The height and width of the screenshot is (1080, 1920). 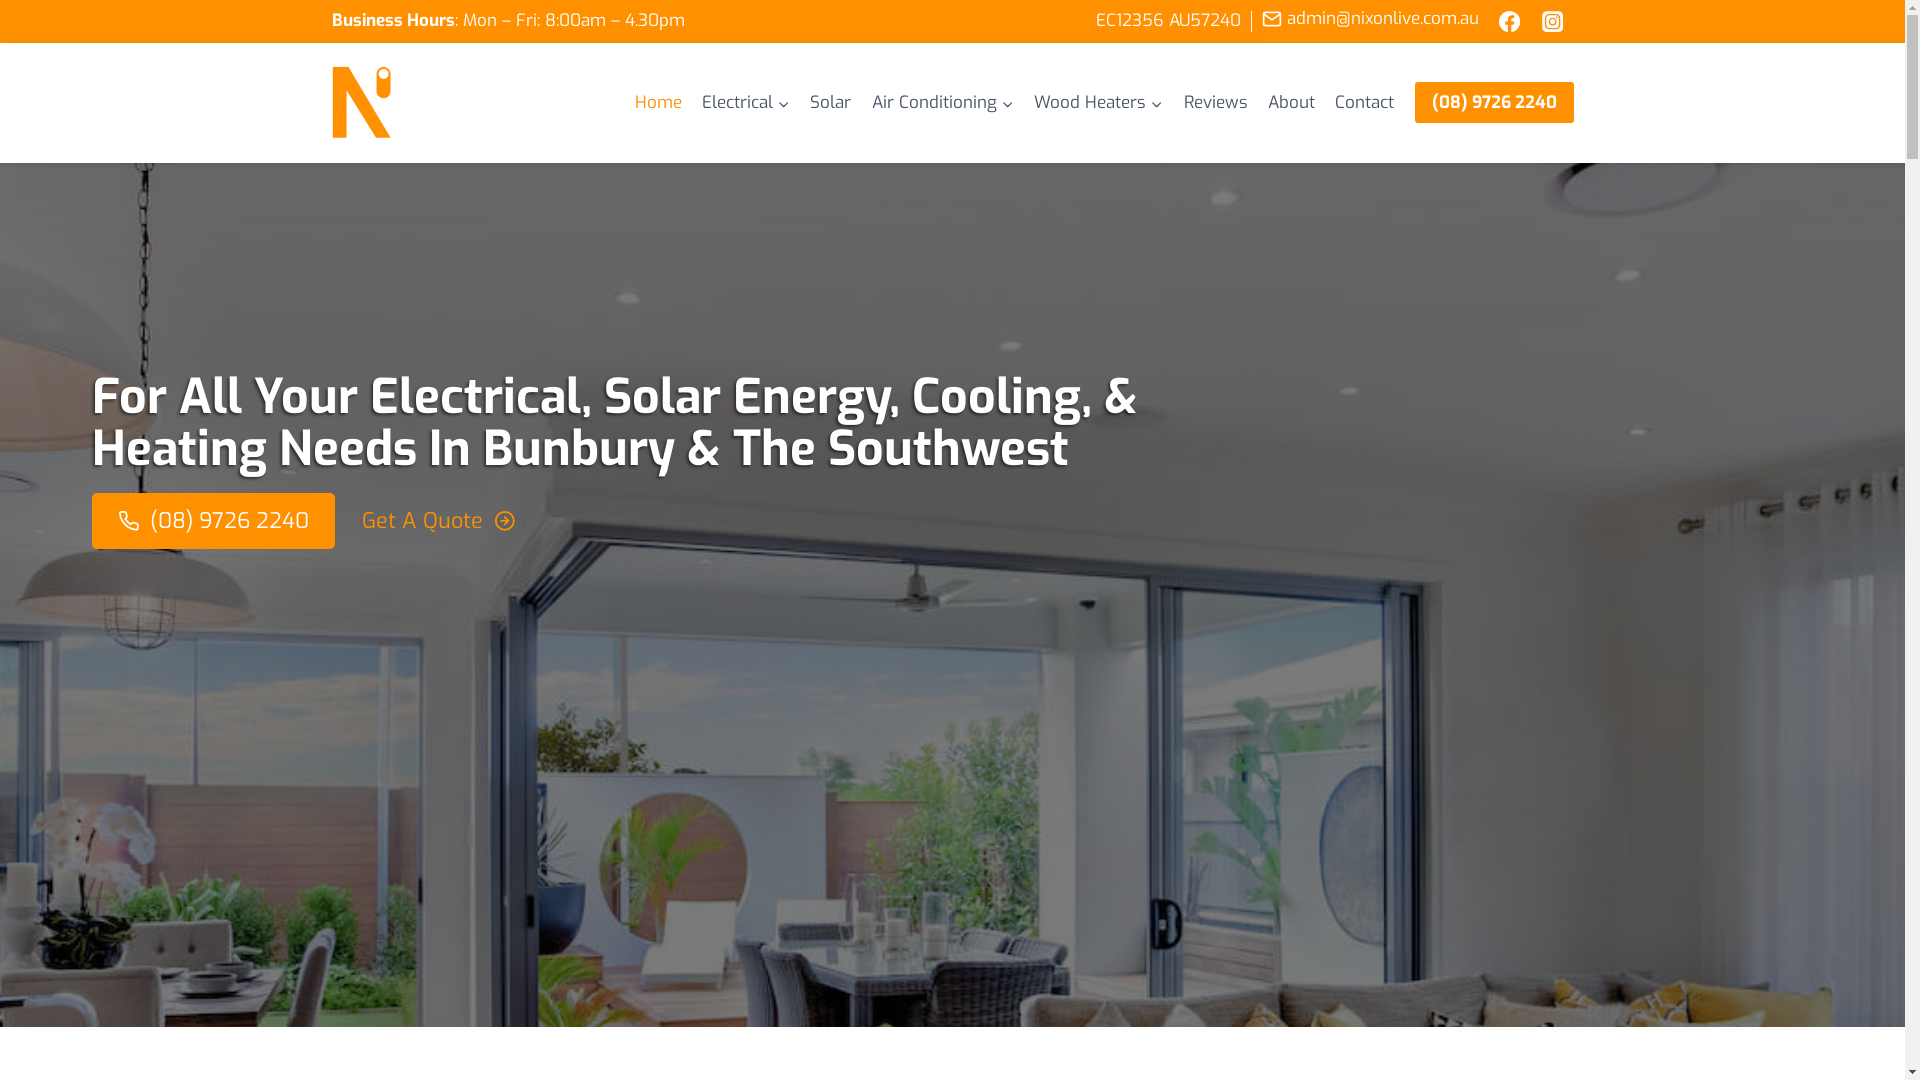 I want to click on '(08) 9726 2240', so click(x=213, y=519).